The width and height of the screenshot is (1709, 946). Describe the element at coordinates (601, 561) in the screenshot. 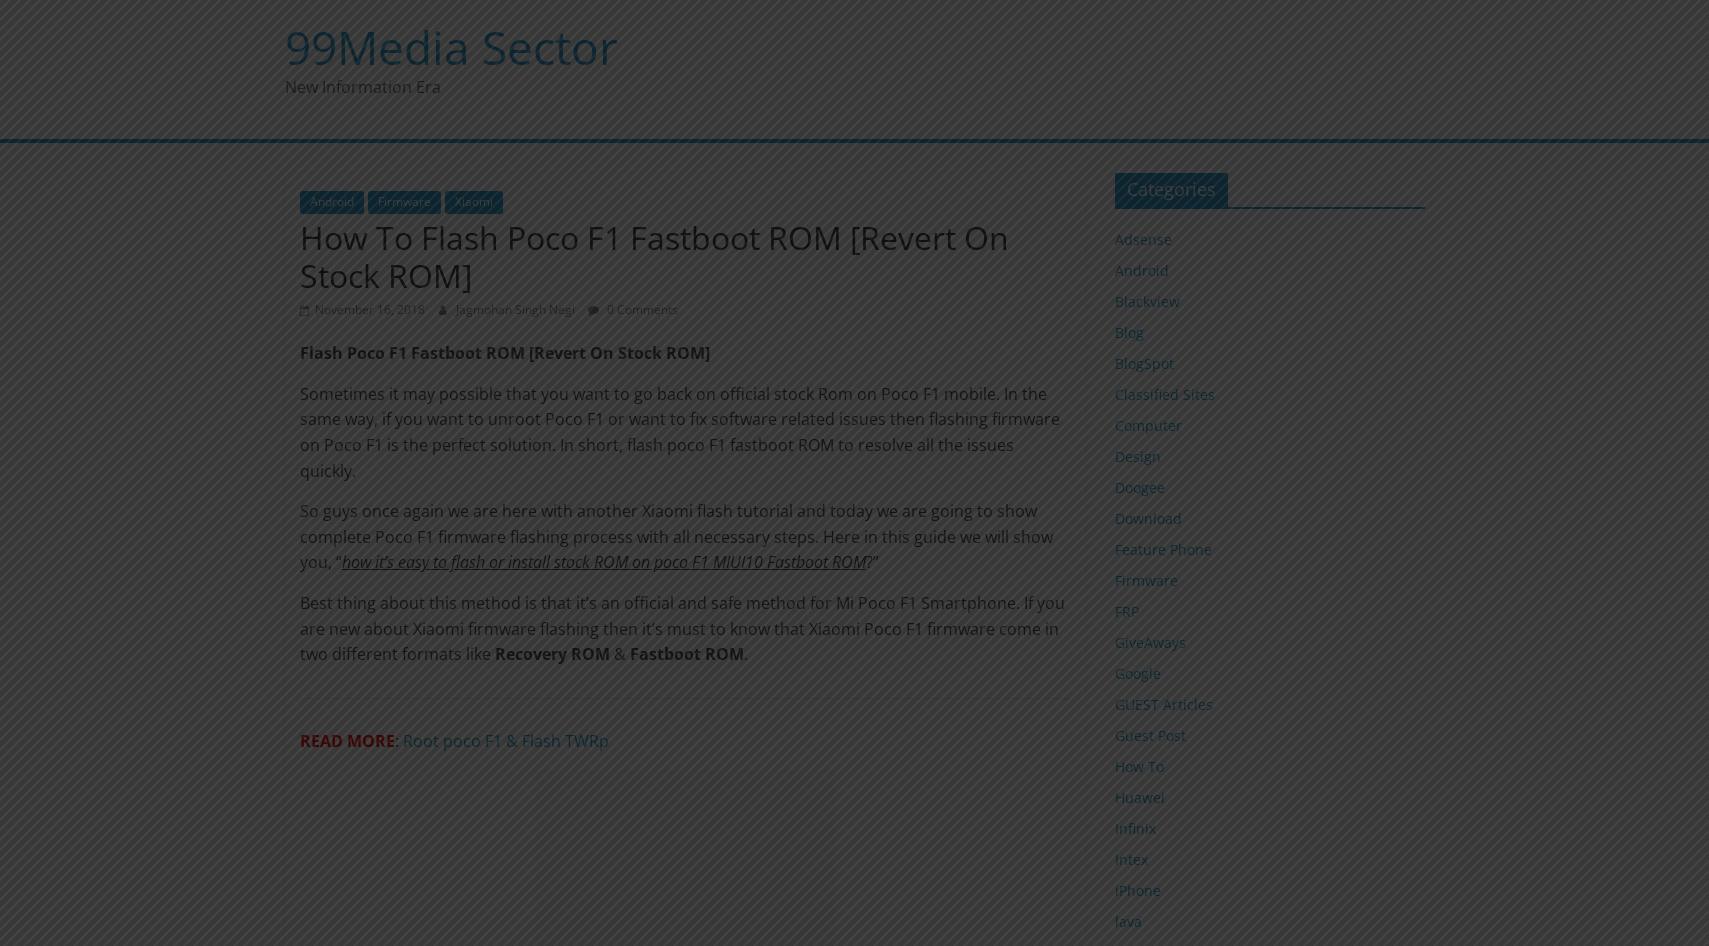

I see `'how it’s easy to flash or install stock ROM on poco F1 MIUI10 Fastboot ROM'` at that location.